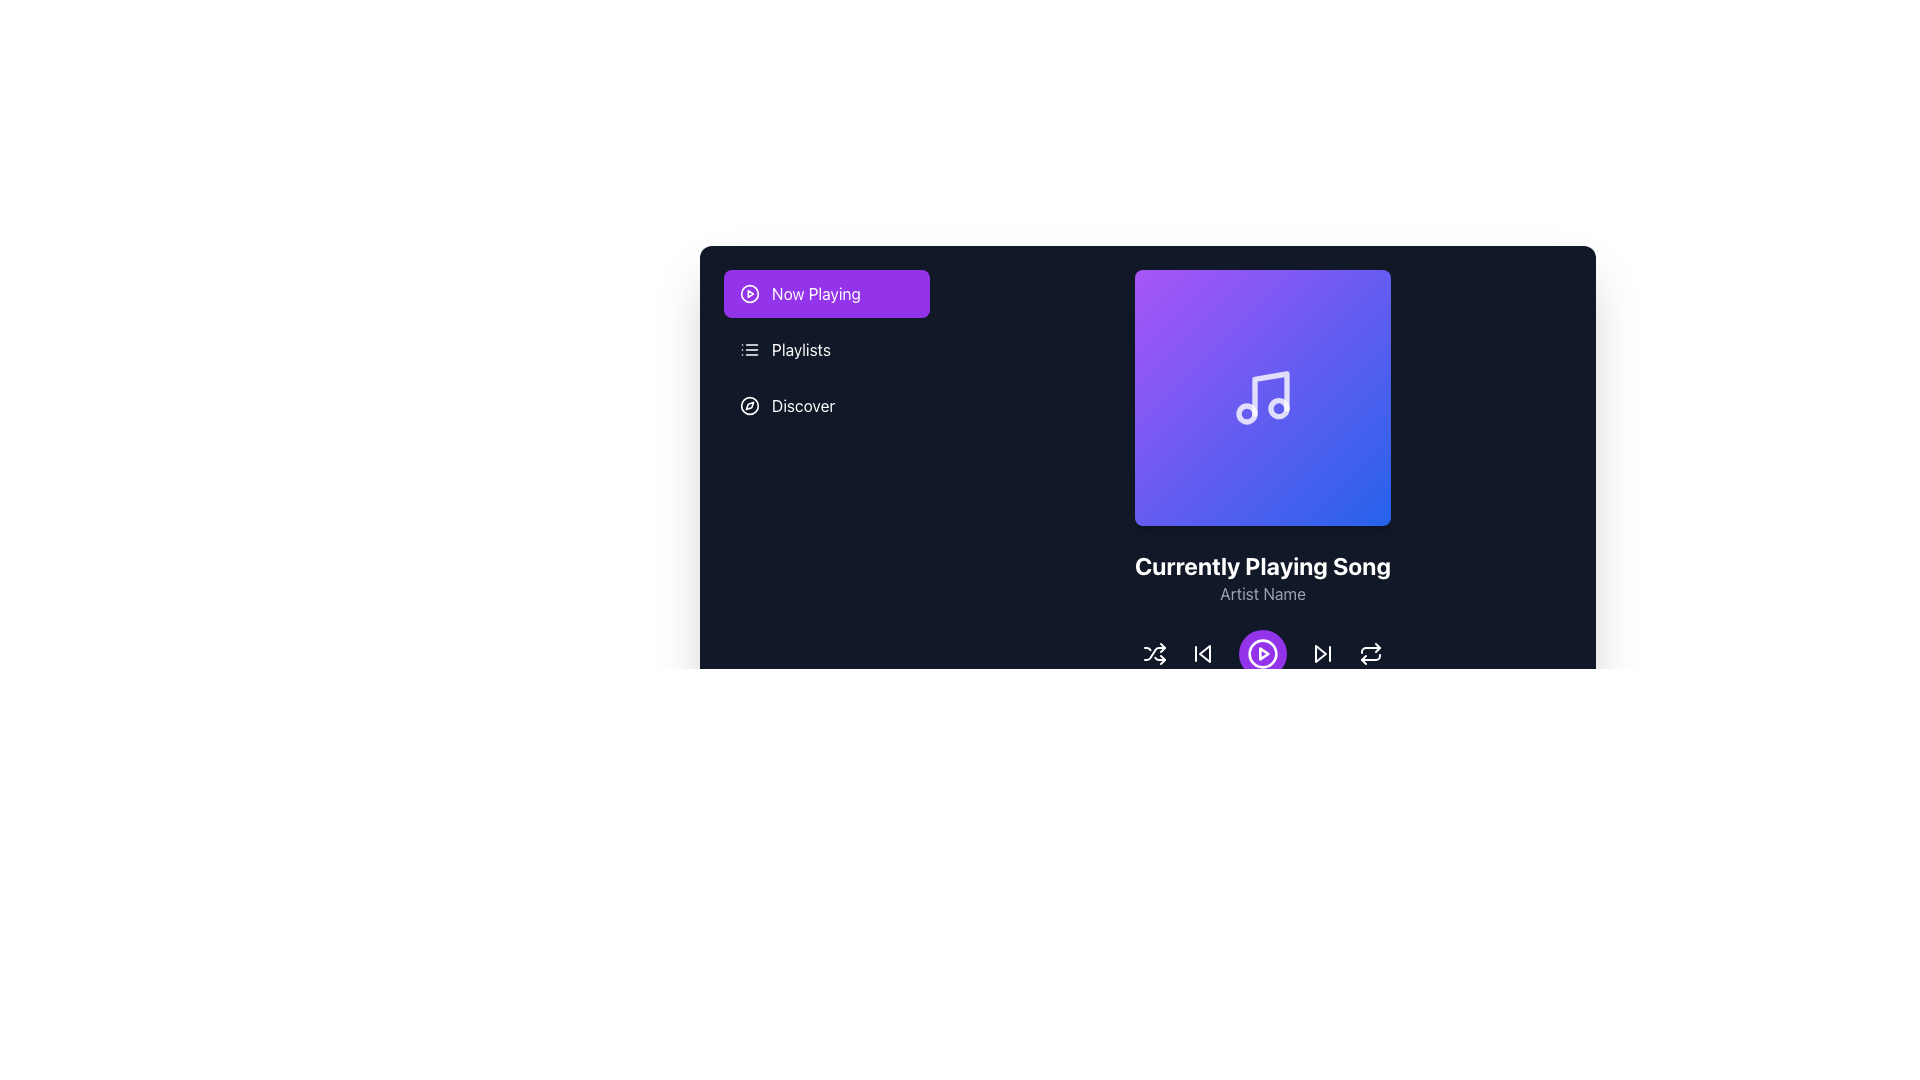  Describe the element at coordinates (1261, 593) in the screenshot. I see `the text label displaying 'Artist Name' for information, which is located directly beneath the 'Currently Playing Song' text and is styled in a subdued gray color` at that location.